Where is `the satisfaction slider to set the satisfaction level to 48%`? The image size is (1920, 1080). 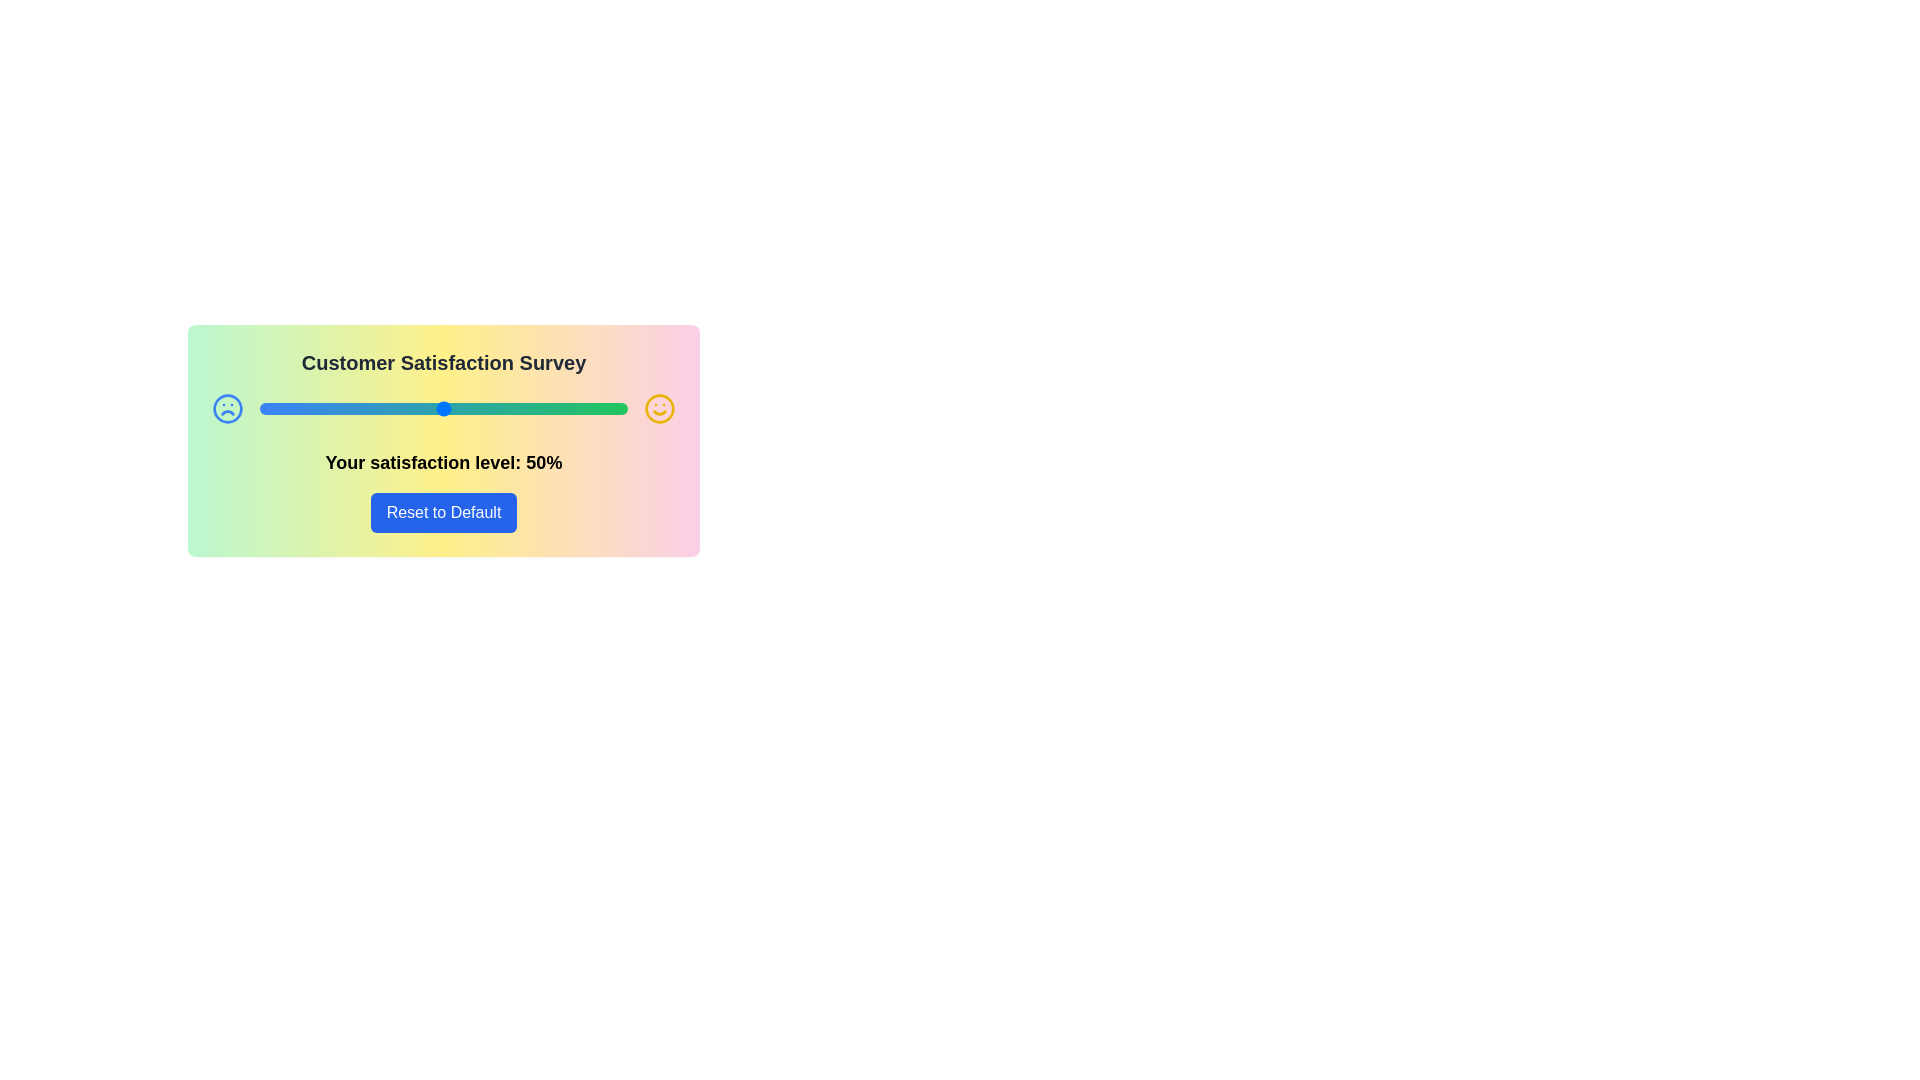 the satisfaction slider to set the satisfaction level to 48% is located at coordinates (435, 407).